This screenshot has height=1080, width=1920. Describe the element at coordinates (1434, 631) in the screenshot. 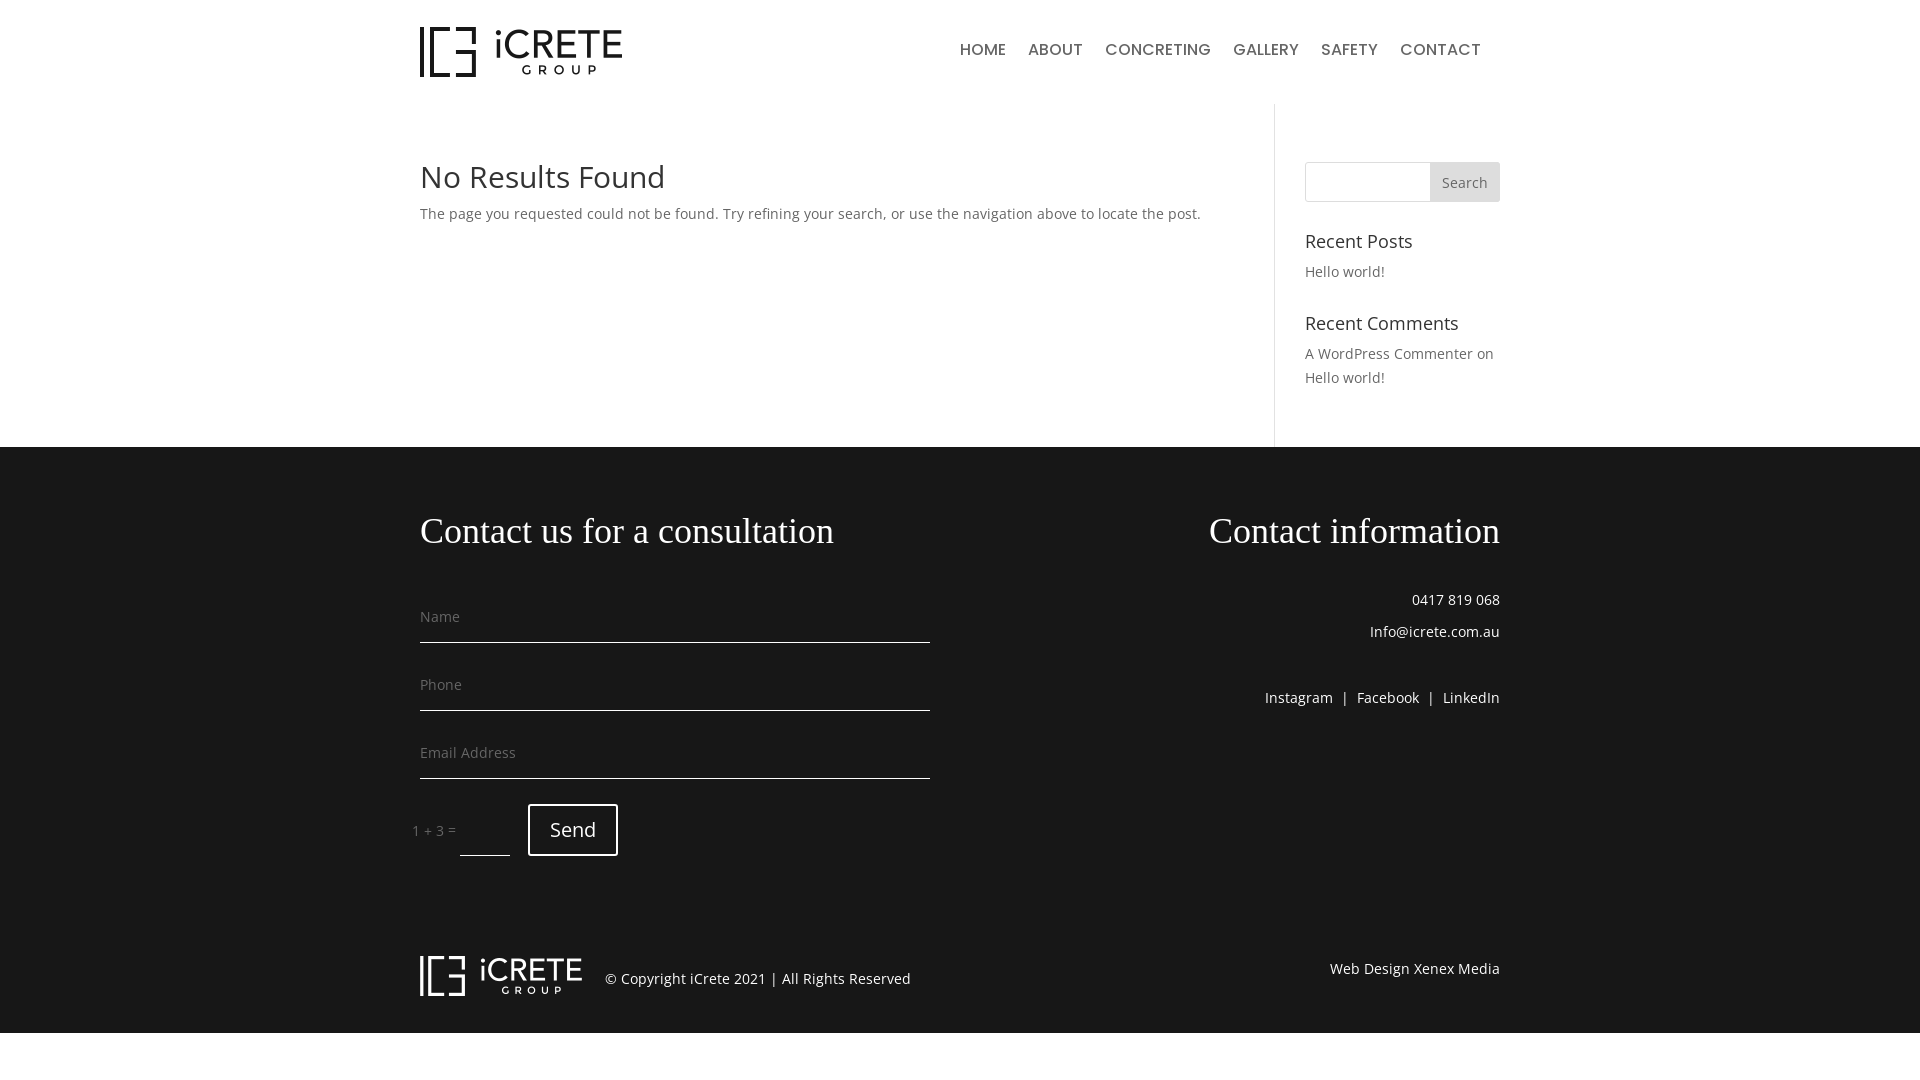

I see `'Info@icrete.com.au'` at that location.